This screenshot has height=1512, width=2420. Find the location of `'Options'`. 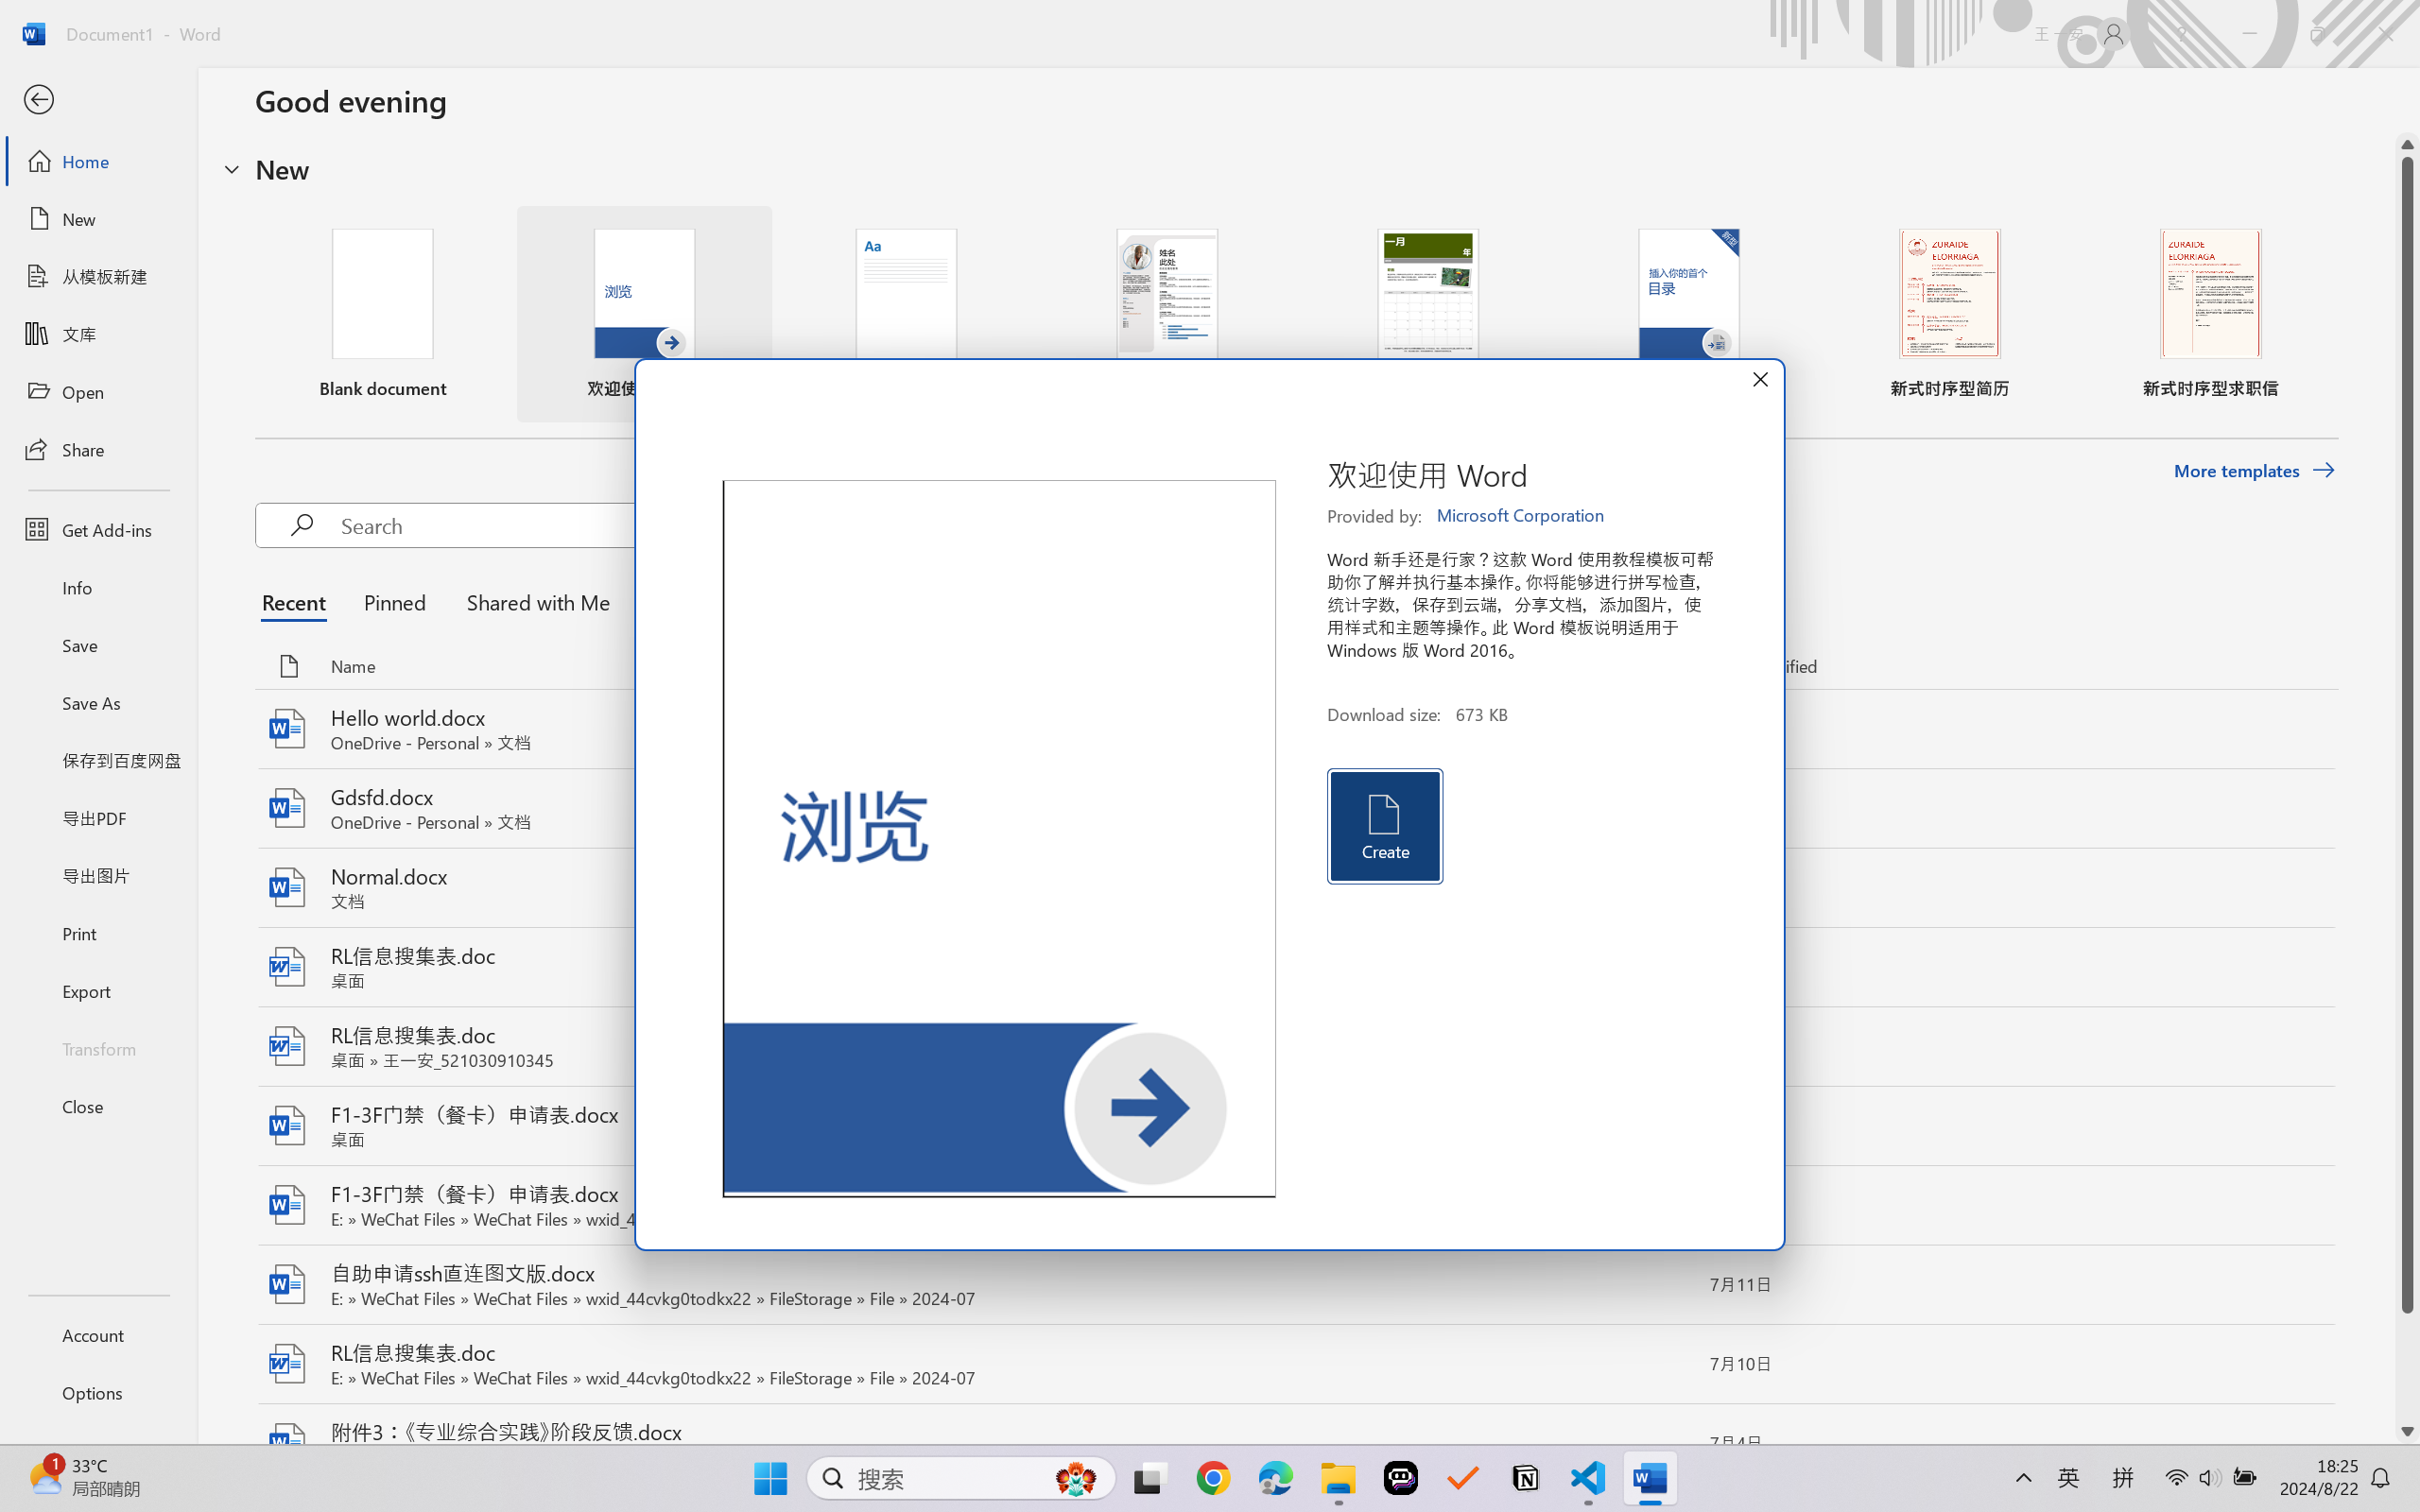

'Options' is located at coordinates (97, 1391).